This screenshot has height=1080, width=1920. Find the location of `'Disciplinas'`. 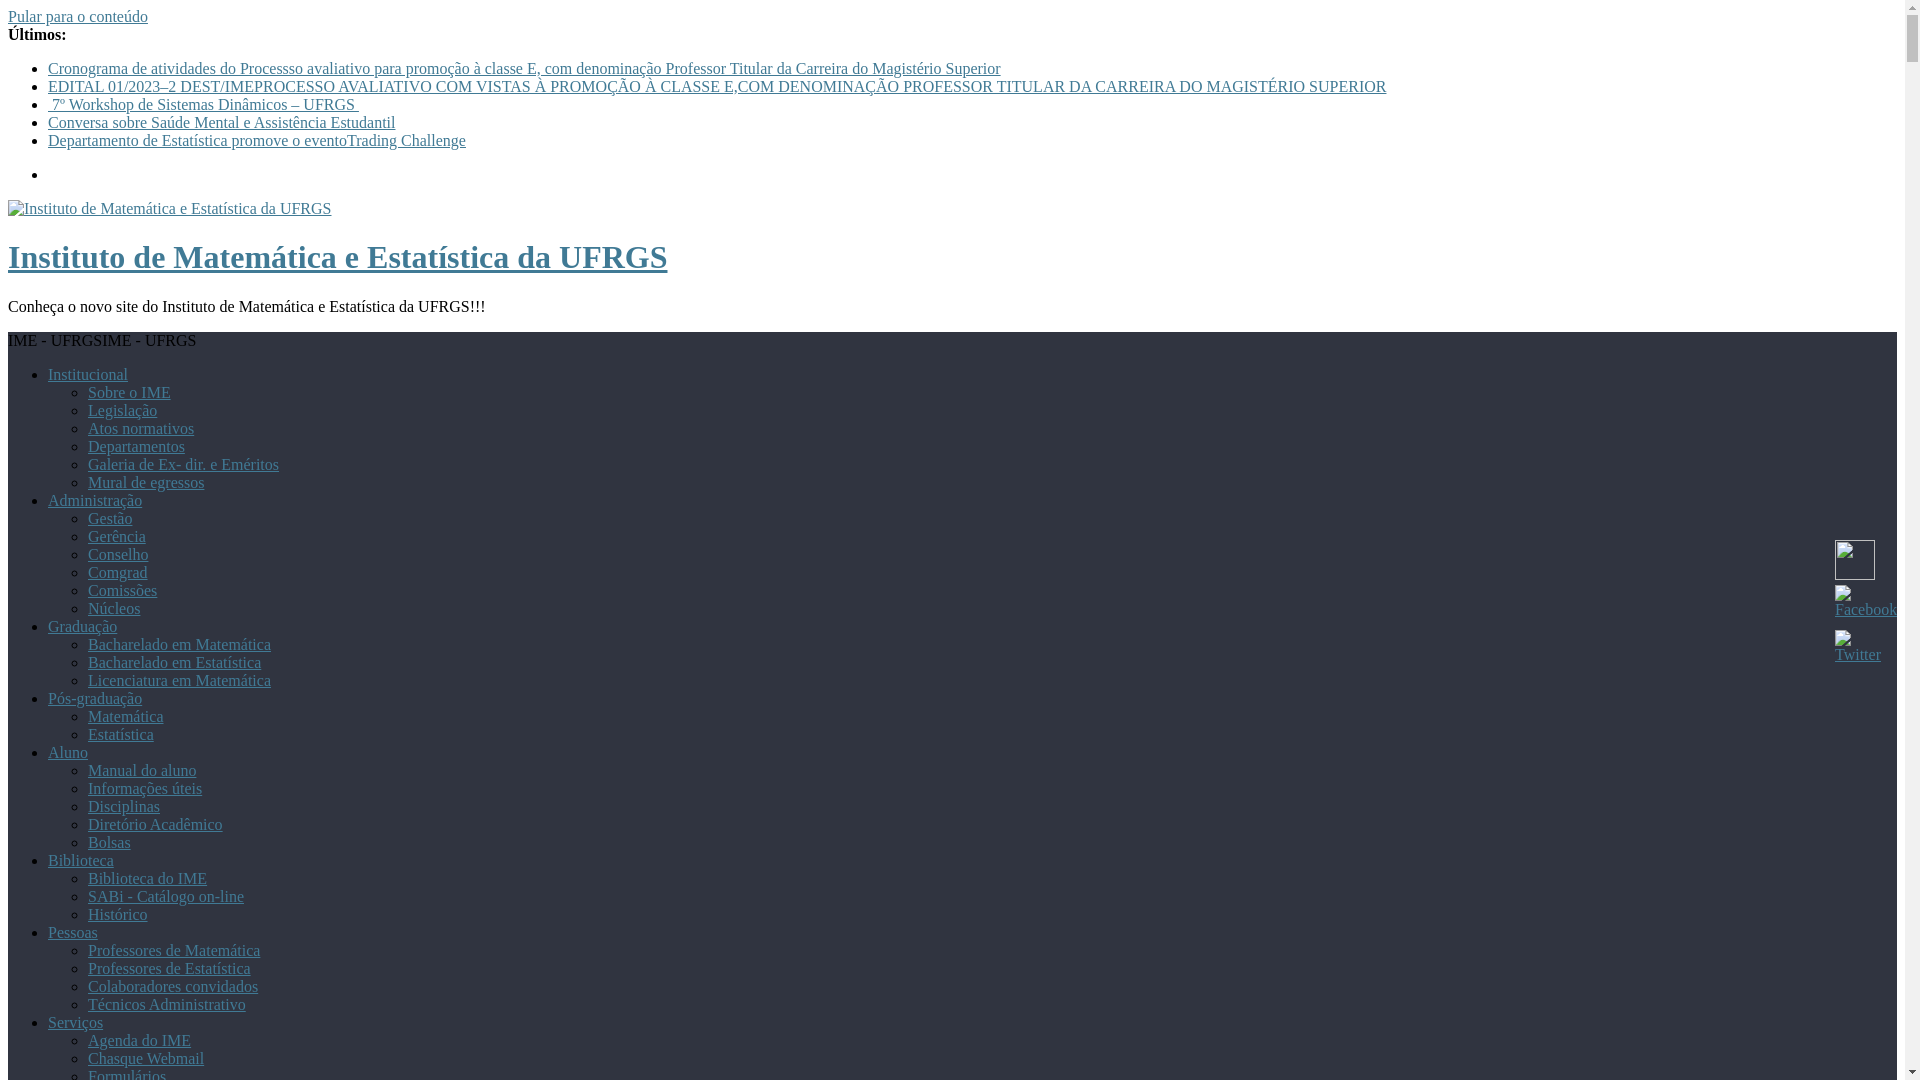

'Disciplinas' is located at coordinates (123, 805).